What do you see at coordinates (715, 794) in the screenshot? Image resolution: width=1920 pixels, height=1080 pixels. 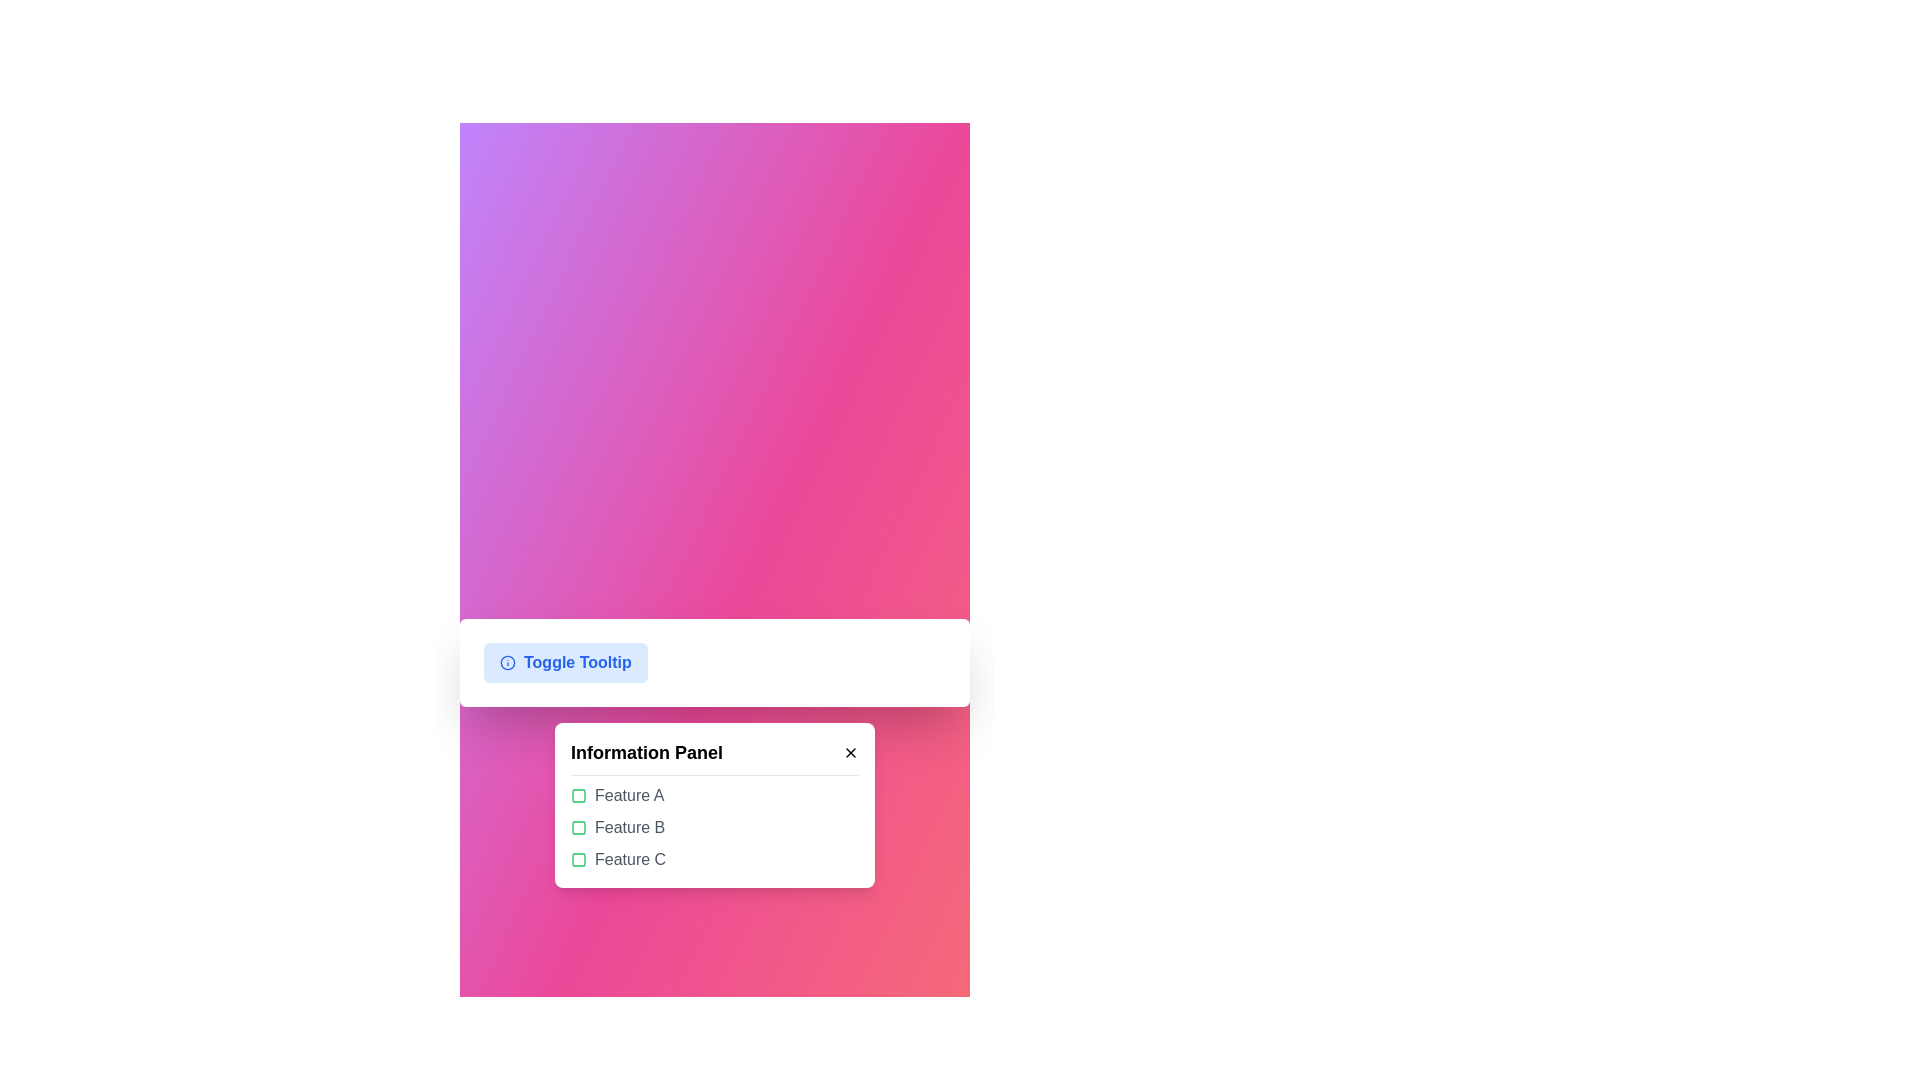 I see `the 'Feature A' checkbox located at the top of the vertically stacked group` at bounding box center [715, 794].